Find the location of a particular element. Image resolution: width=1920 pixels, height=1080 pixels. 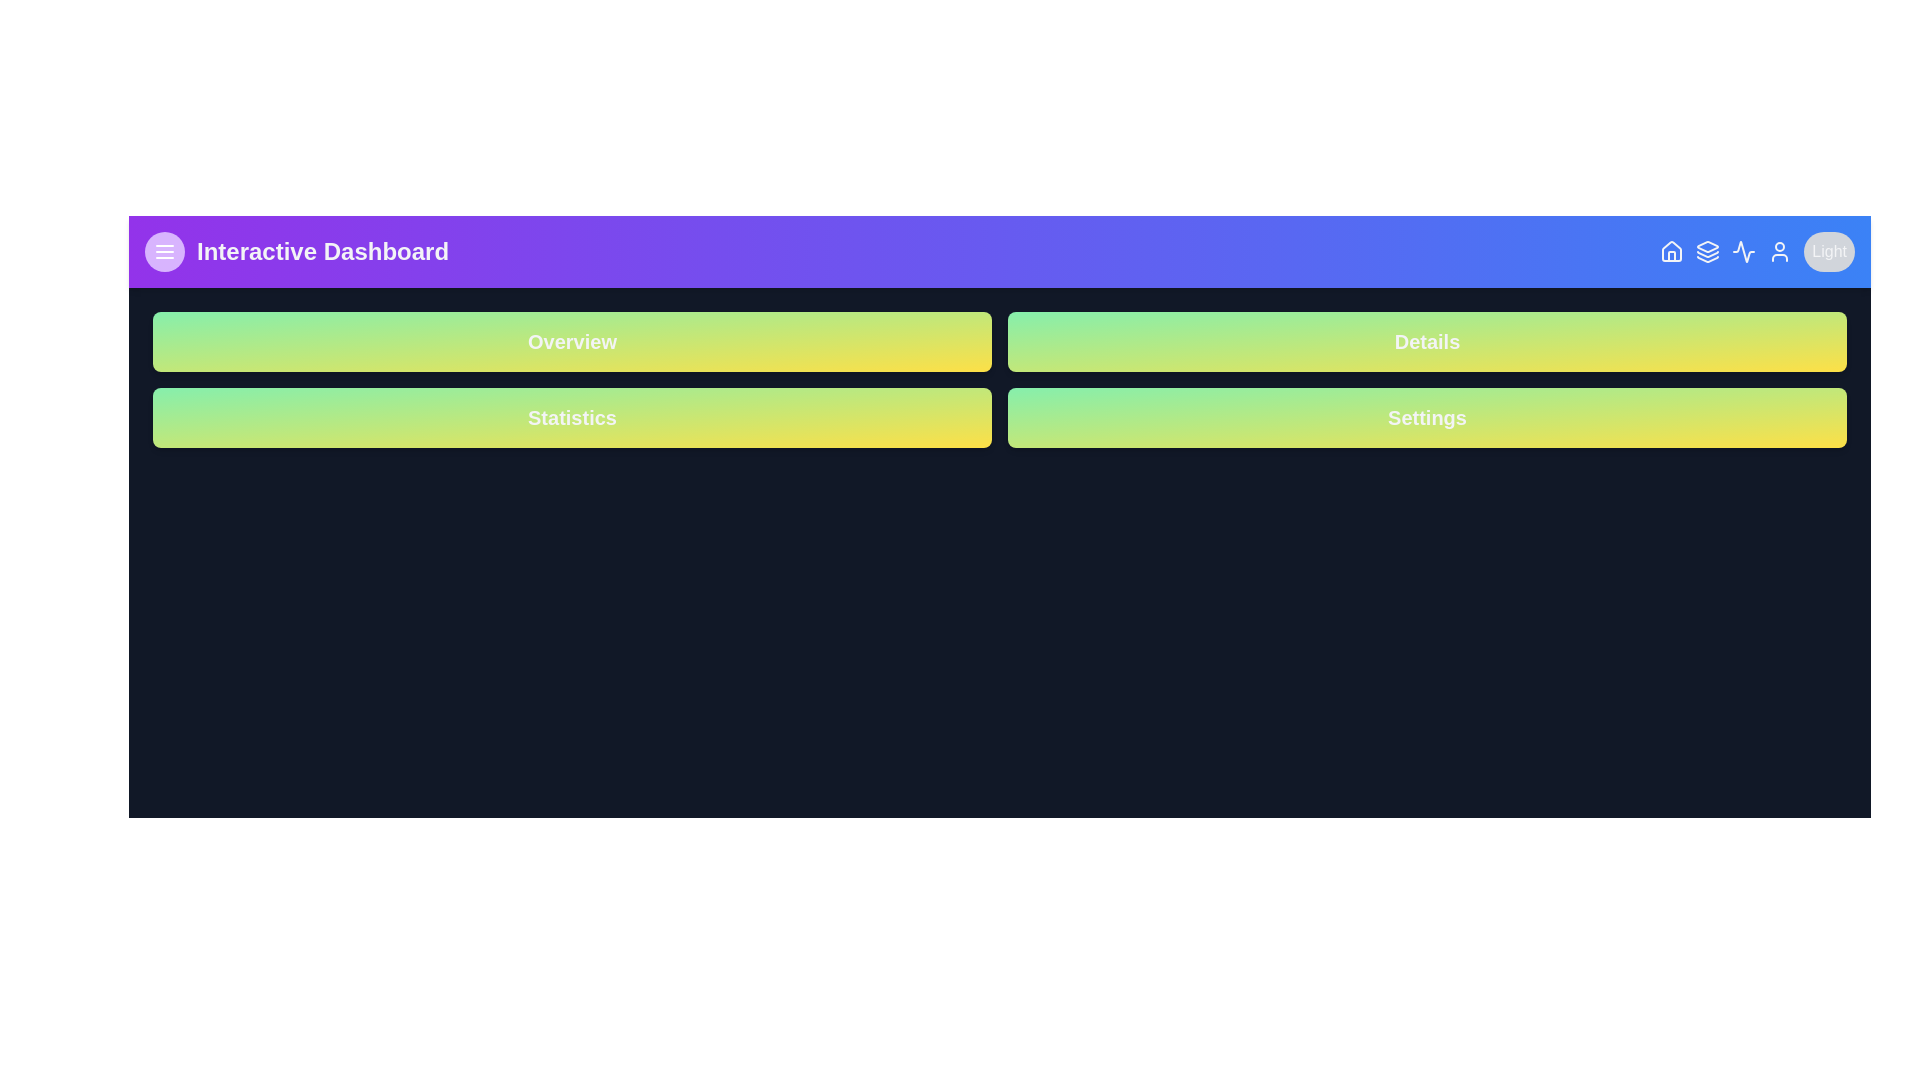

the button labeled 'Statistics' is located at coordinates (571, 416).